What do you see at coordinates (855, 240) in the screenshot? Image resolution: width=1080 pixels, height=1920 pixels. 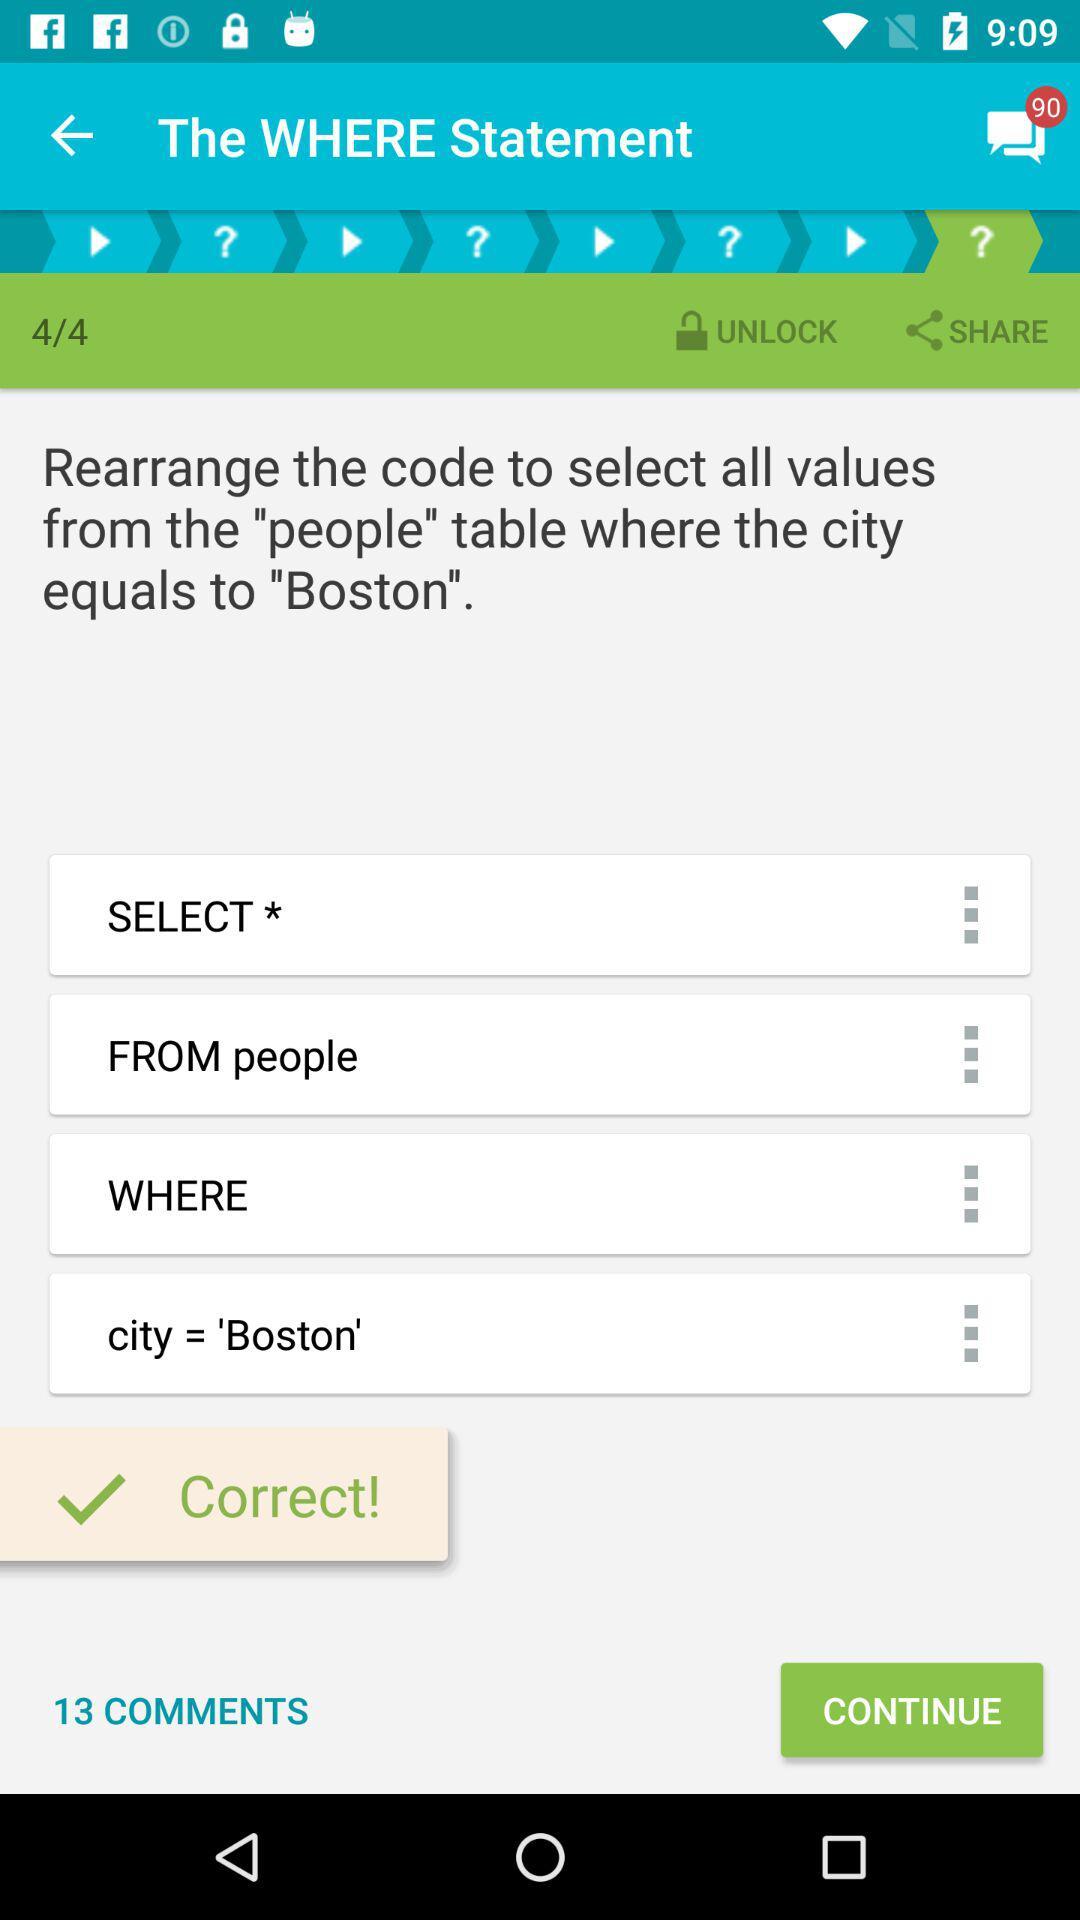 I see `step into` at bounding box center [855, 240].